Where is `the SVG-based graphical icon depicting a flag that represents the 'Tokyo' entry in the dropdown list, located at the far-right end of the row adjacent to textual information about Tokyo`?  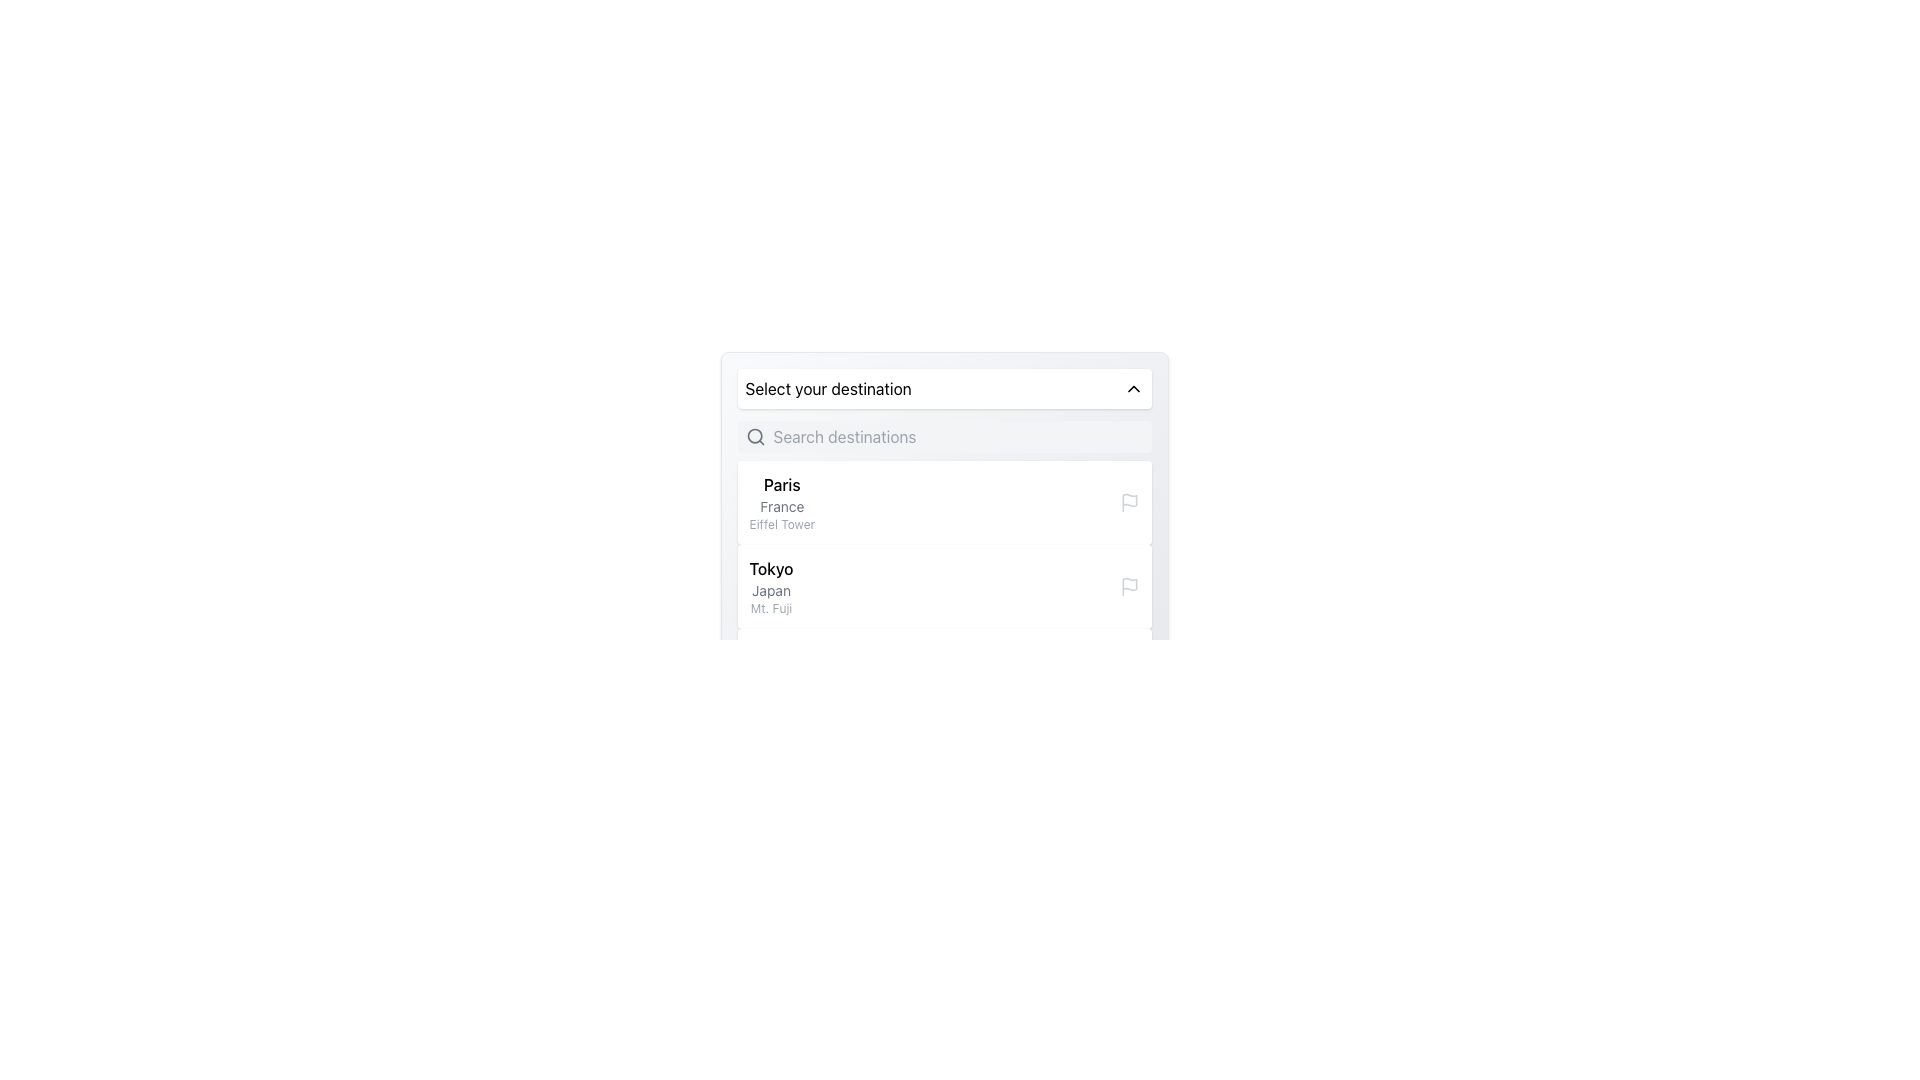 the SVG-based graphical icon depicting a flag that represents the 'Tokyo' entry in the dropdown list, located at the far-right end of the row adjacent to textual information about Tokyo is located at coordinates (1129, 584).